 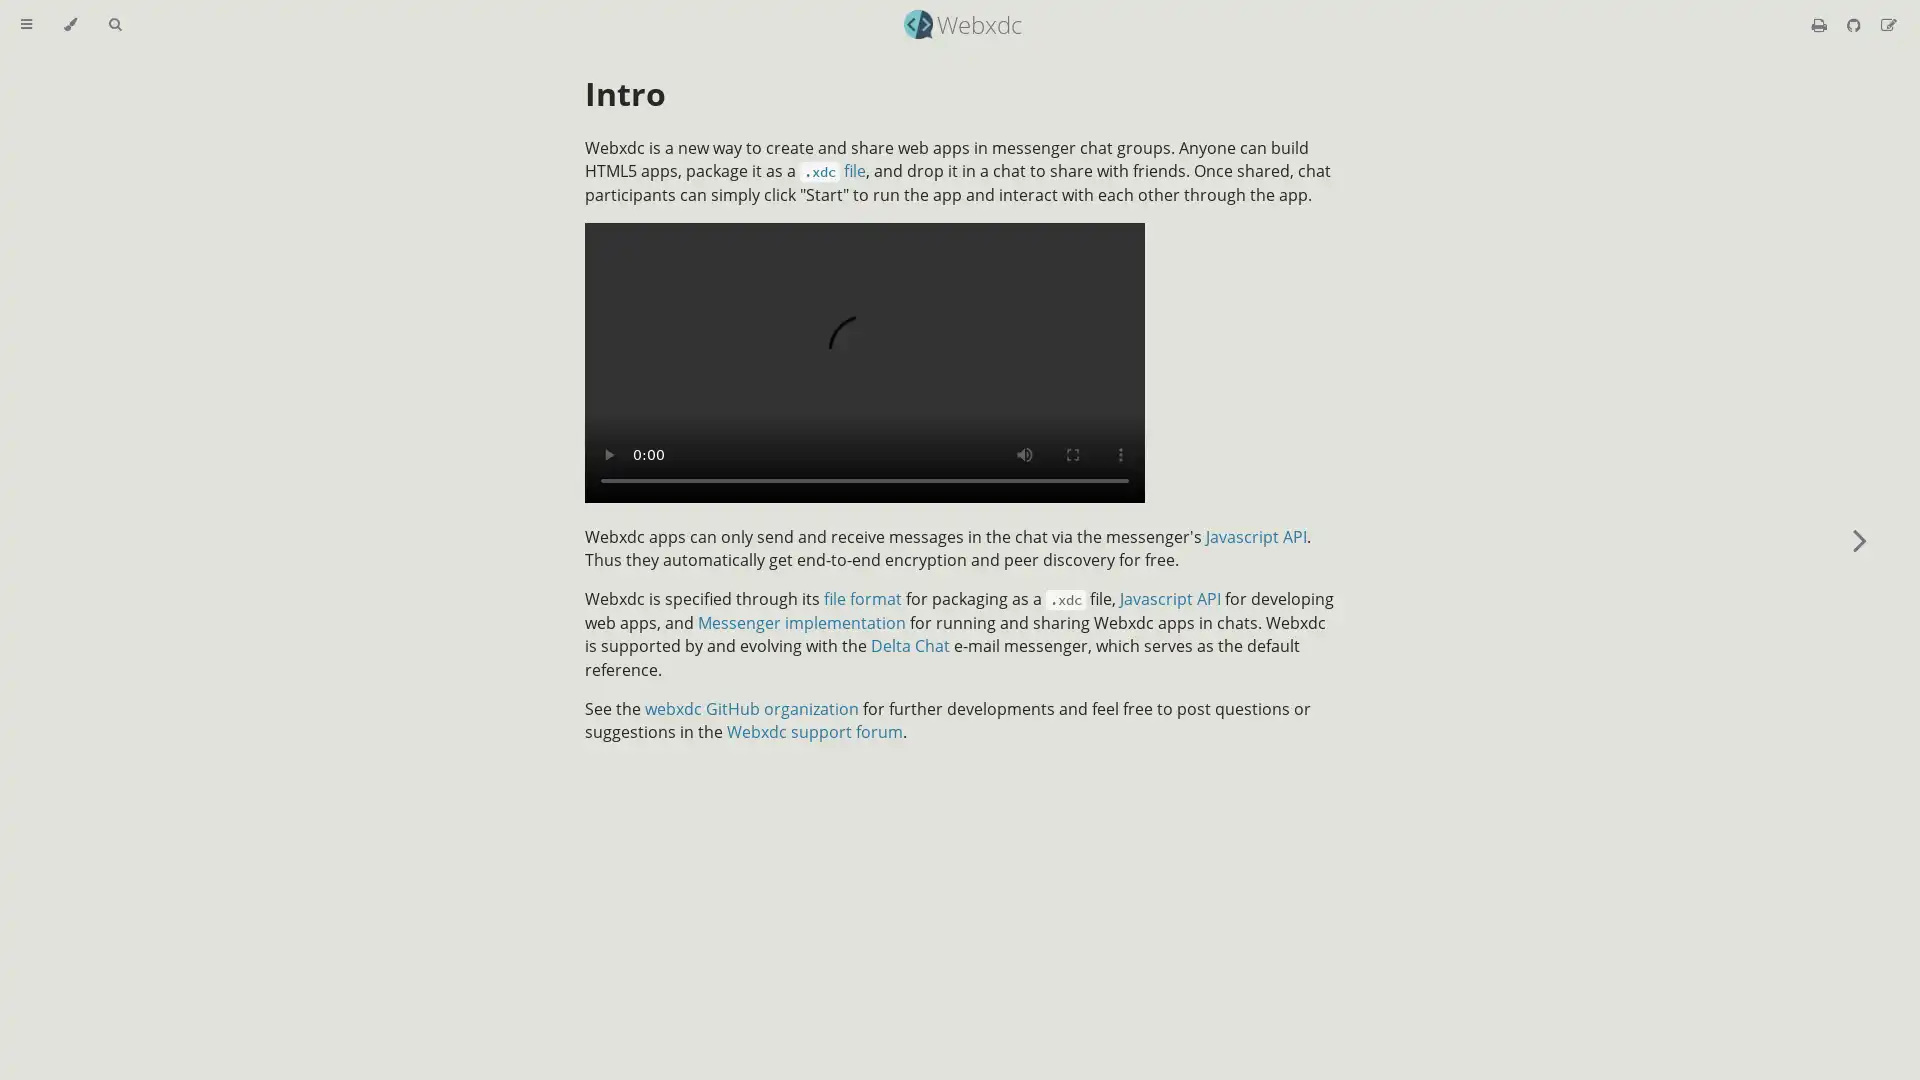 I want to click on enter full screen, so click(x=1072, y=455).